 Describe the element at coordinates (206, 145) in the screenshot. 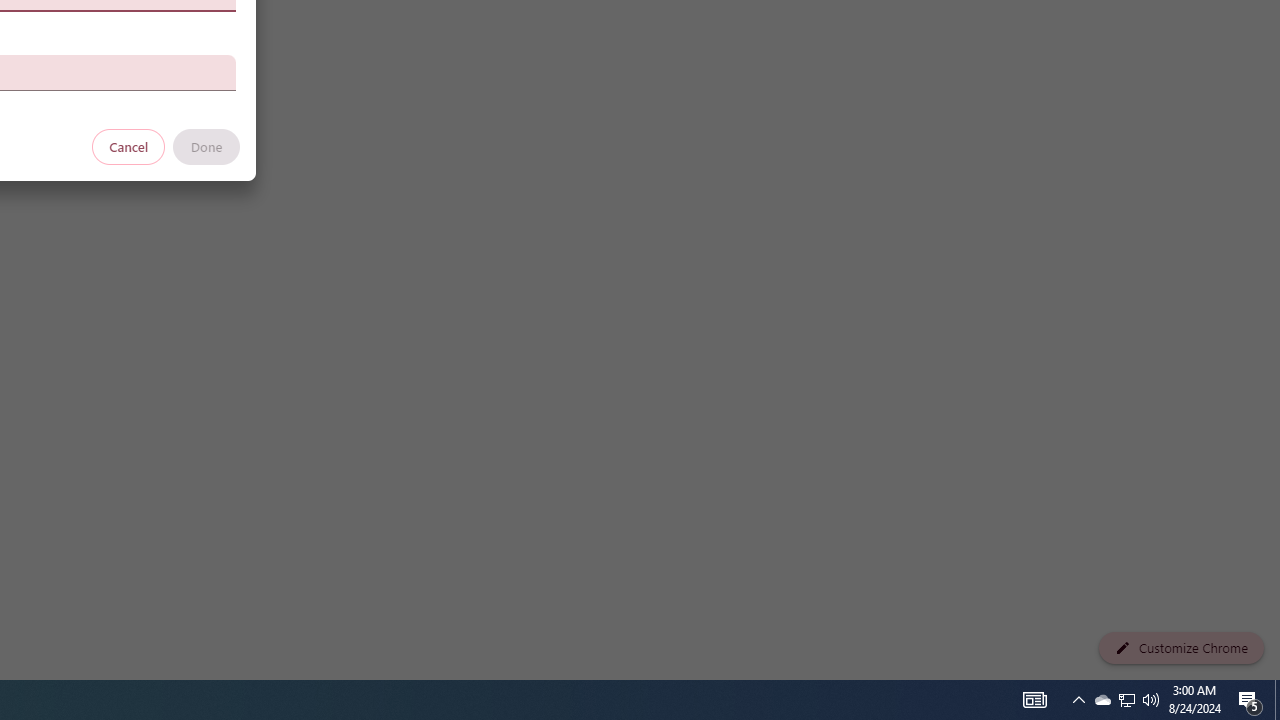

I see `'Done'` at that location.